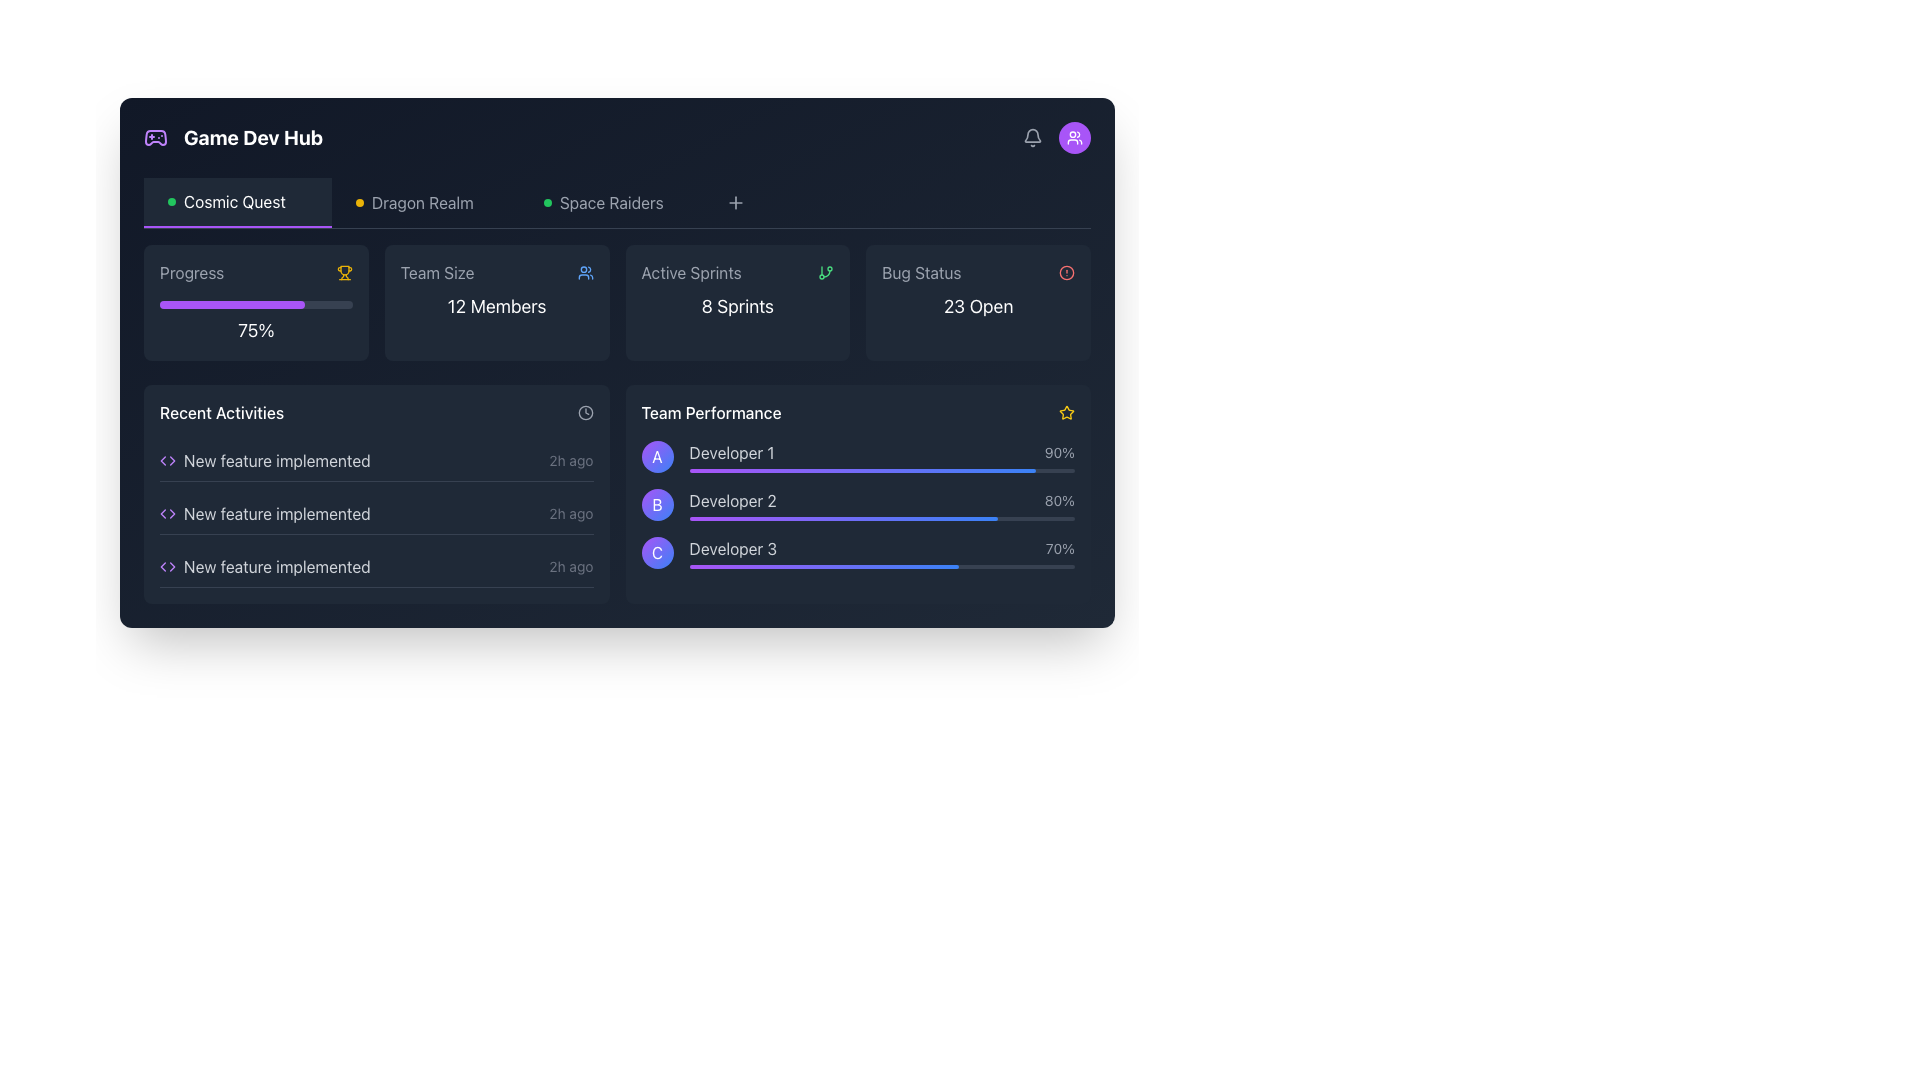 The width and height of the screenshot is (1920, 1080). I want to click on the text label identifying the team member 'Developer 2' in the 'Team Performance' section, located in row 'B', so click(732, 500).